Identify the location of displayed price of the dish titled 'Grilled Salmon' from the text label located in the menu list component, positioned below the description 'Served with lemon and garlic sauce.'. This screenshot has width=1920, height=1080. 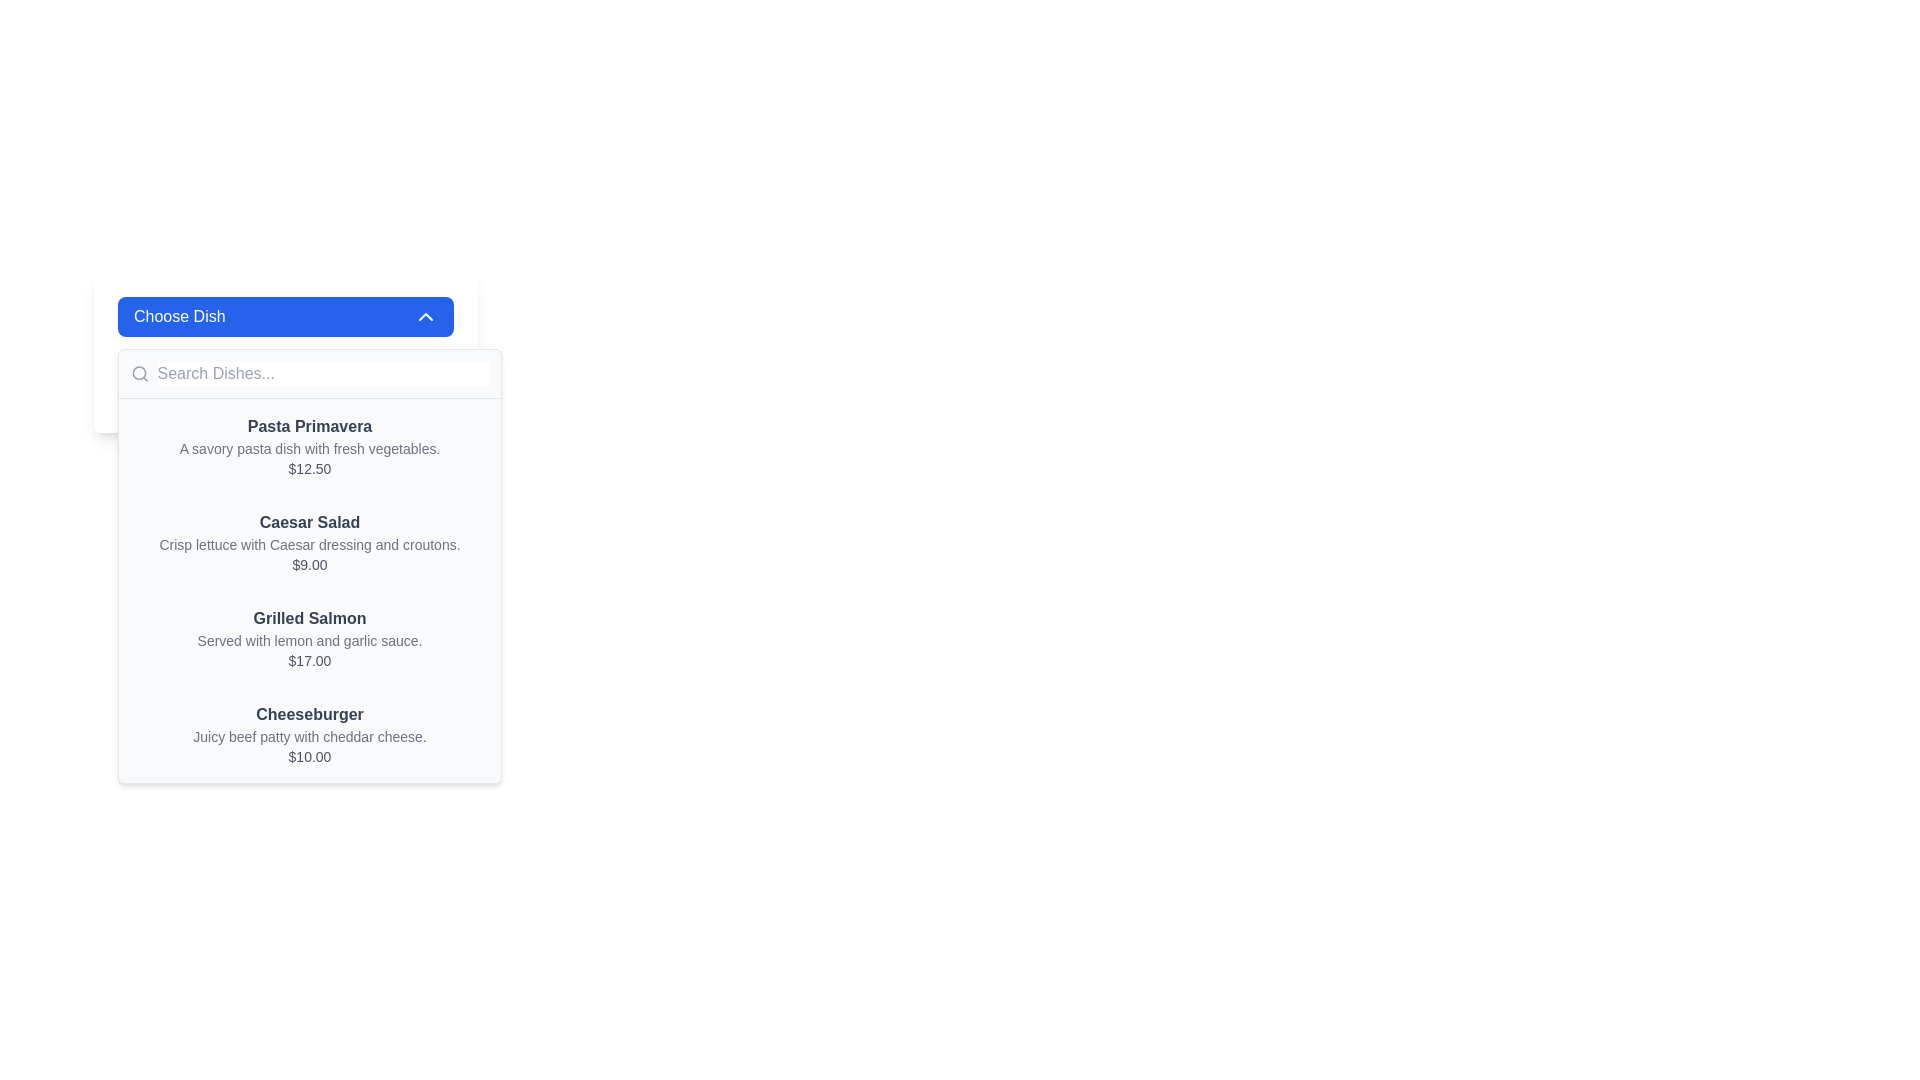
(309, 660).